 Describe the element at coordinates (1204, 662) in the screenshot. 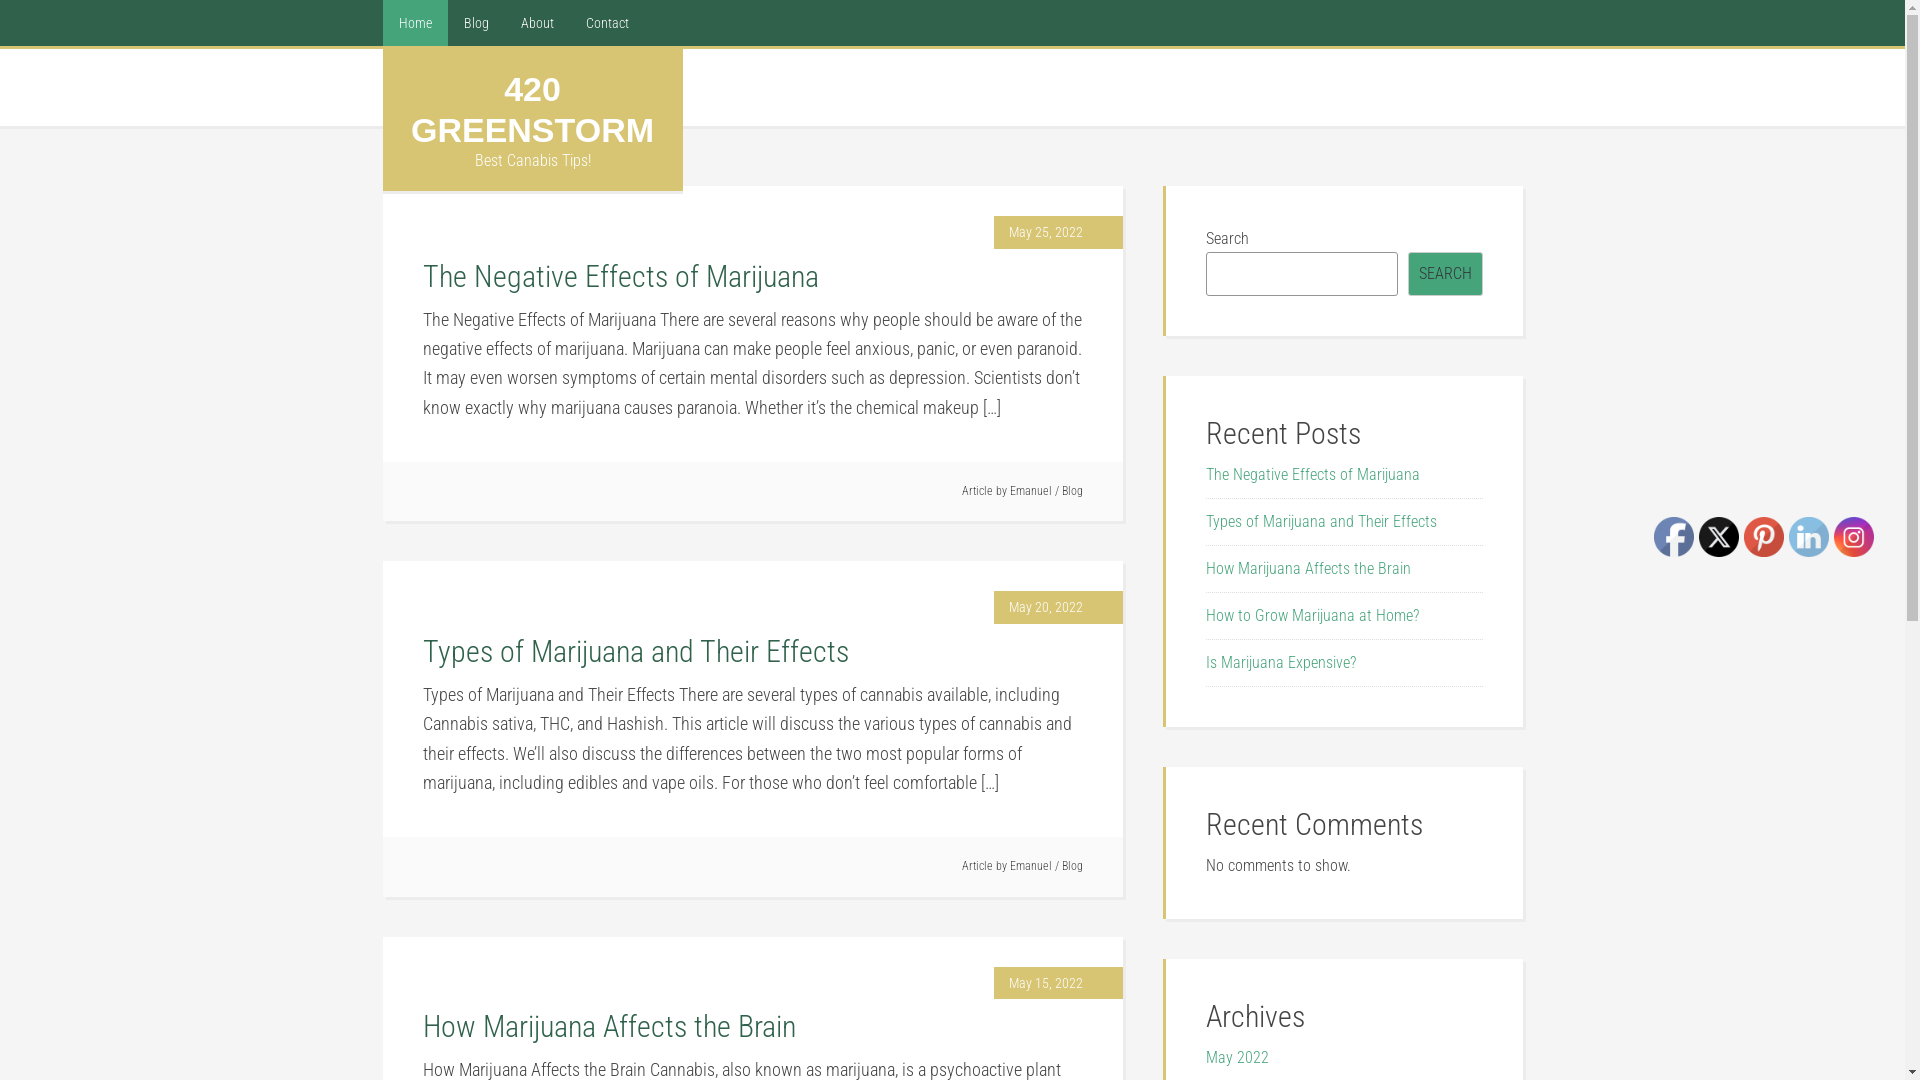

I see `'Is Marijuana Expensive?'` at that location.